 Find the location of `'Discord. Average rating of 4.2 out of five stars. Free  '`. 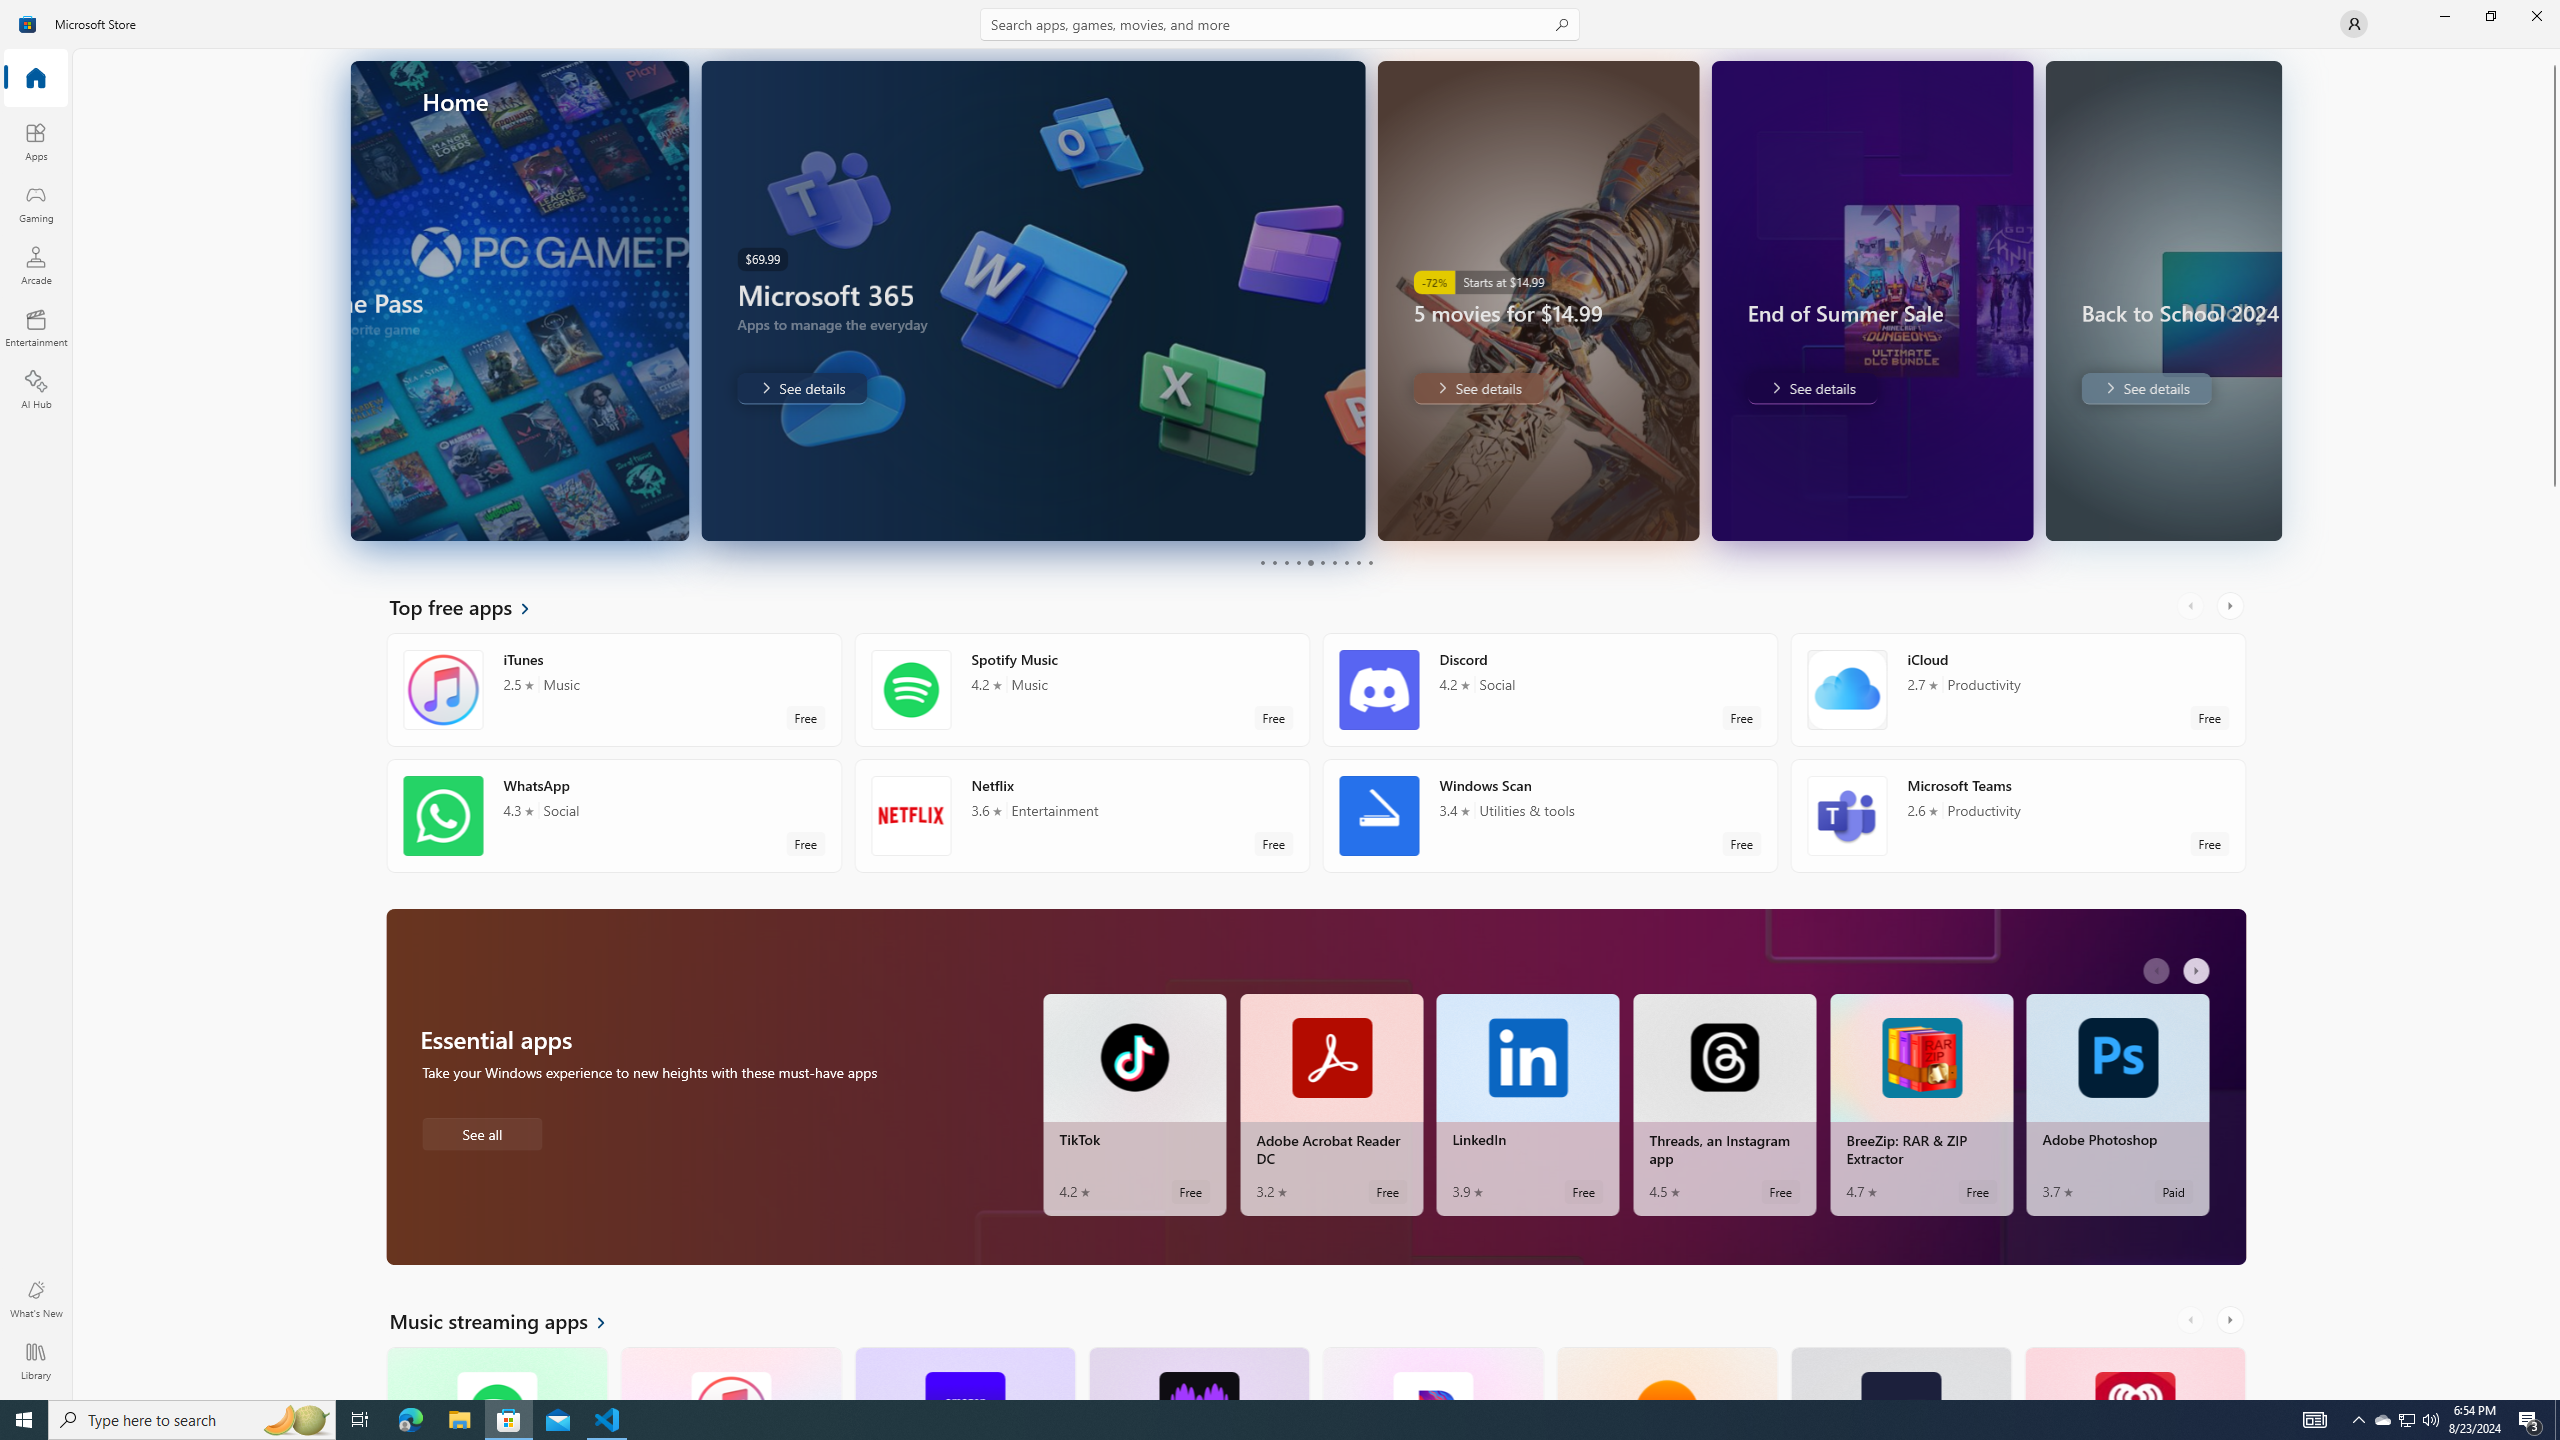

'Discord. Average rating of 4.2 out of five stars. Free  ' is located at coordinates (1549, 689).